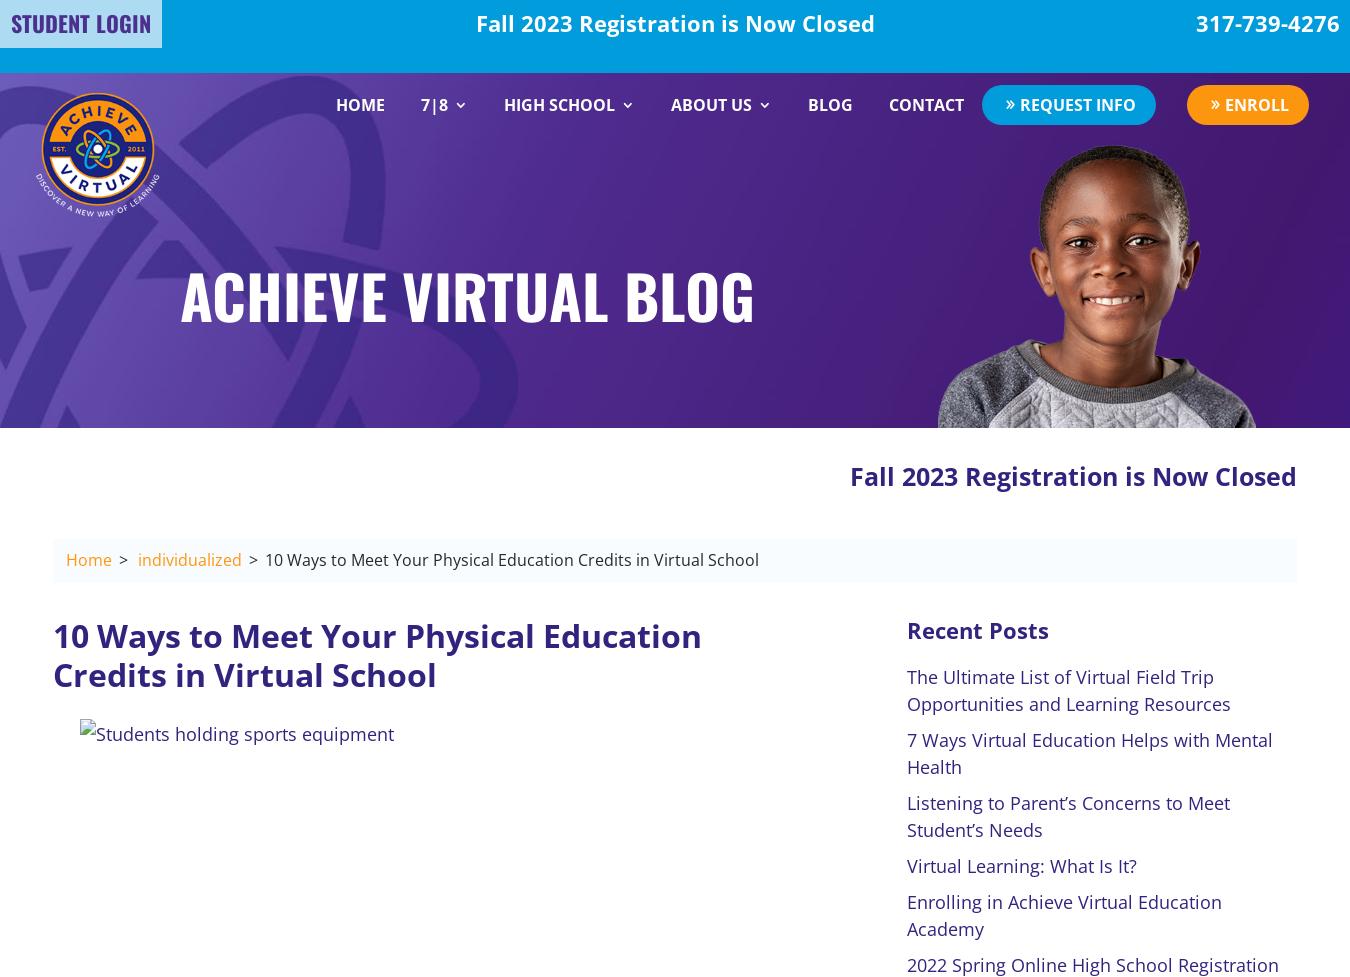  I want to click on 'For Students', so click(576, 218).